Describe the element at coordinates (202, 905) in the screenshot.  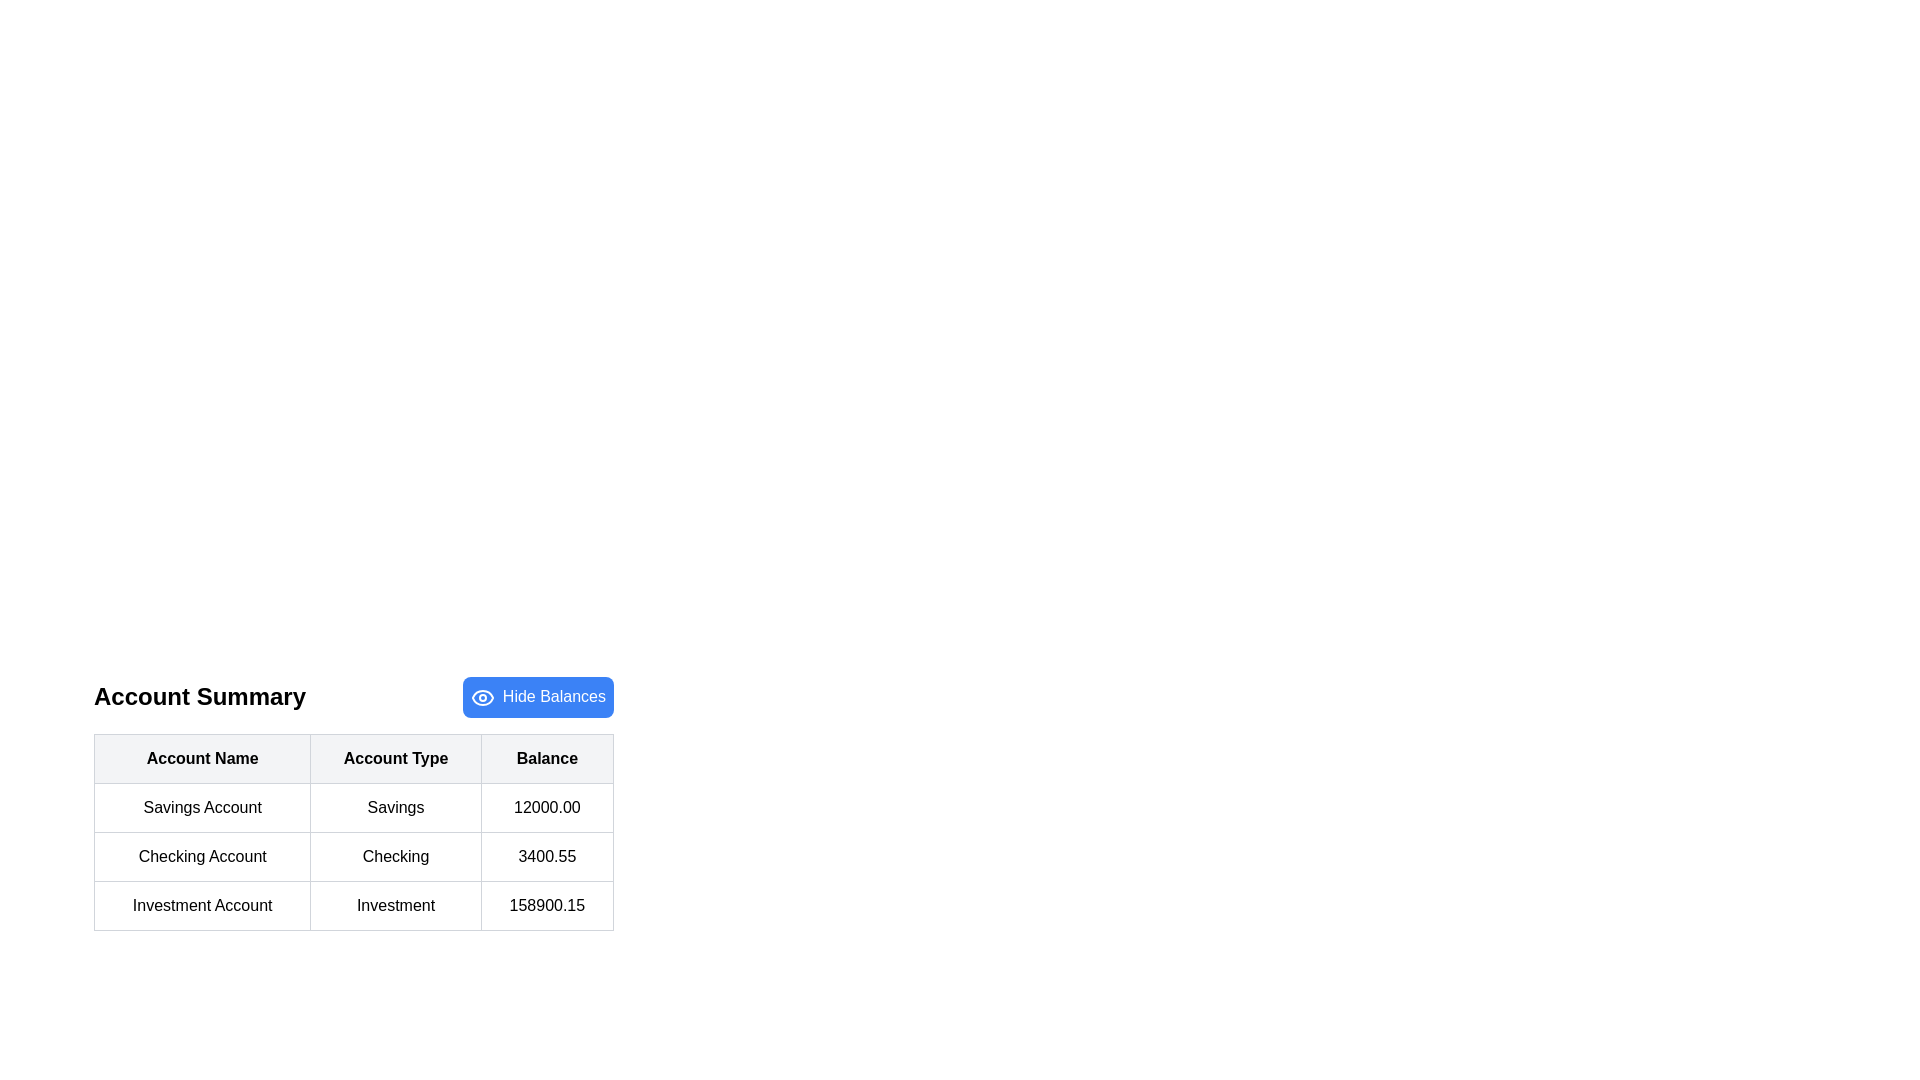
I see `displayed text of the Static text element representing the 'Investment Account' identifier located in the third row of the table under the 'Account Name' column` at that location.